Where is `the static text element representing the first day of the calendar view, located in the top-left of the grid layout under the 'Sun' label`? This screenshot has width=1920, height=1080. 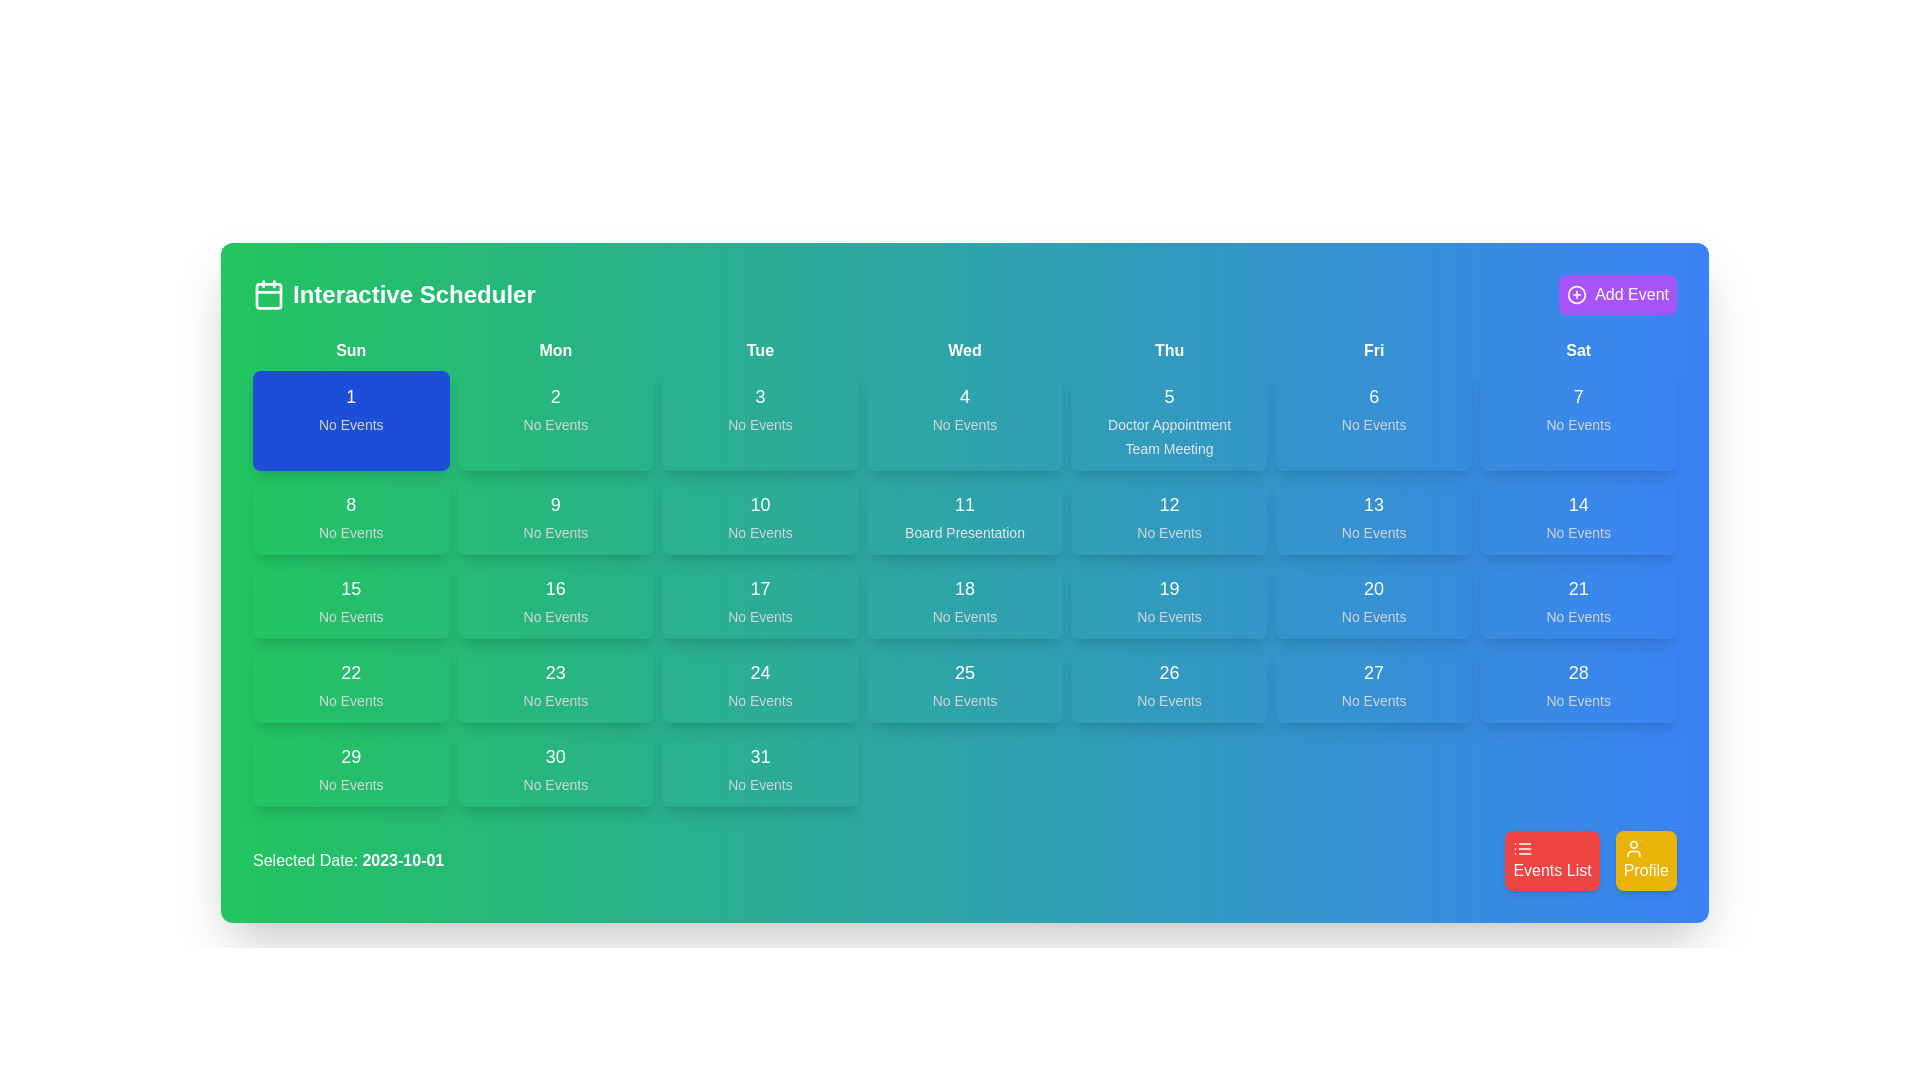
the static text element representing the first day of the calendar view, located in the top-left of the grid layout under the 'Sun' label is located at coordinates (351, 397).